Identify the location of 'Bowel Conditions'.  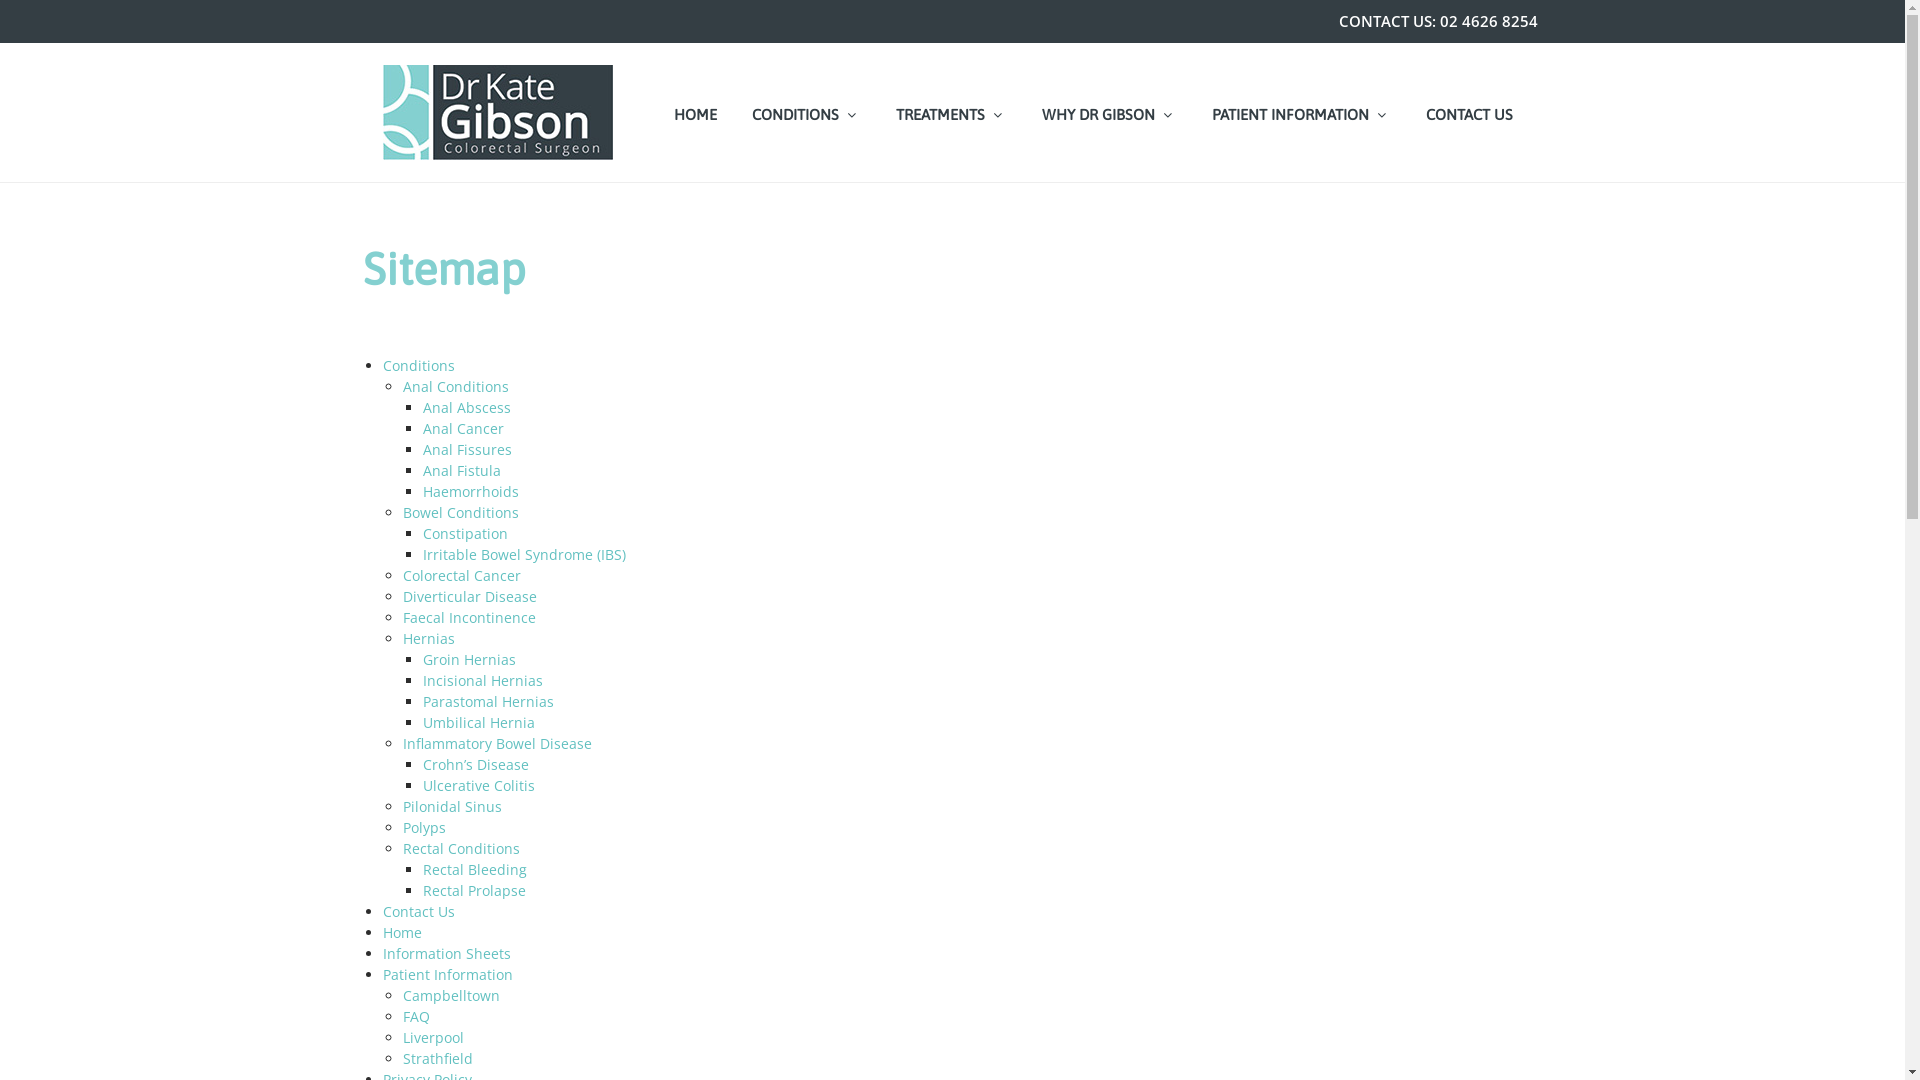
(459, 511).